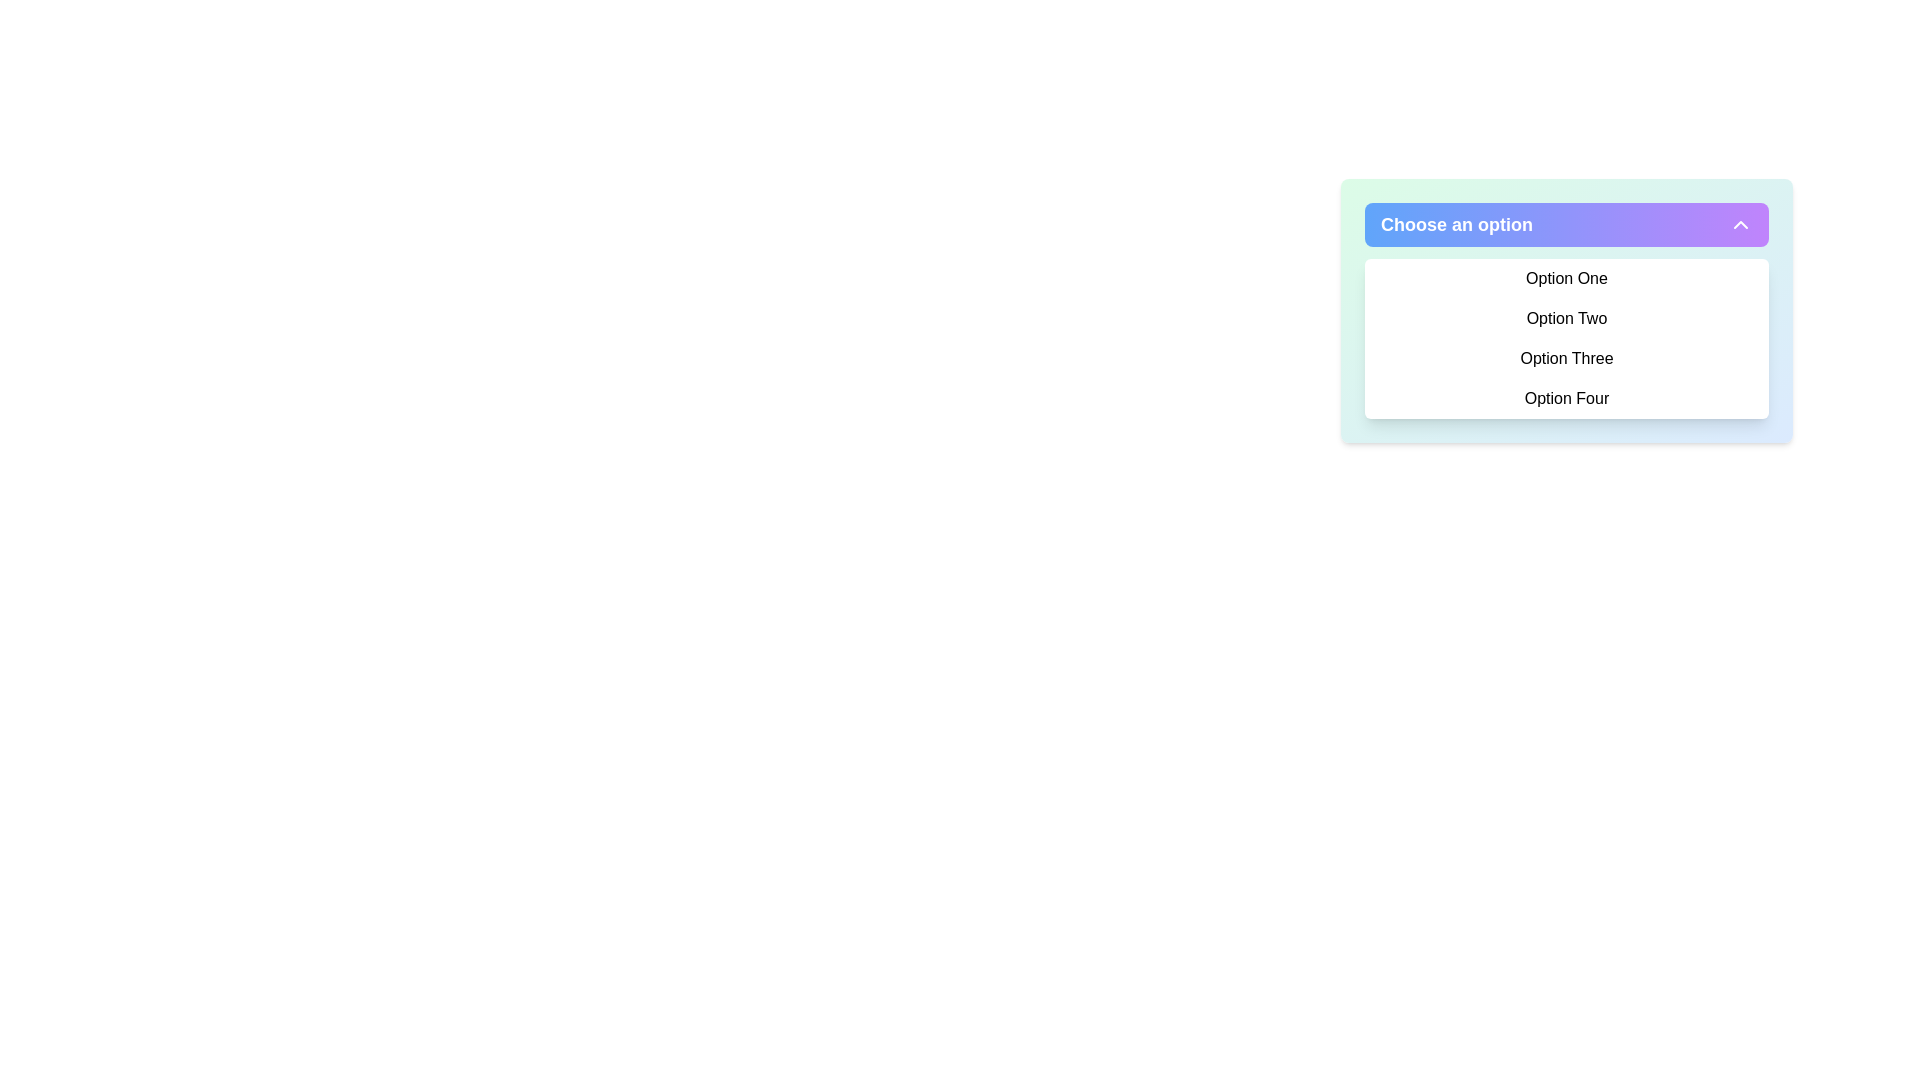  Describe the element at coordinates (1565, 398) in the screenshot. I see `the selectable list item labeled 'Option Four' at the bottom of the list` at that location.